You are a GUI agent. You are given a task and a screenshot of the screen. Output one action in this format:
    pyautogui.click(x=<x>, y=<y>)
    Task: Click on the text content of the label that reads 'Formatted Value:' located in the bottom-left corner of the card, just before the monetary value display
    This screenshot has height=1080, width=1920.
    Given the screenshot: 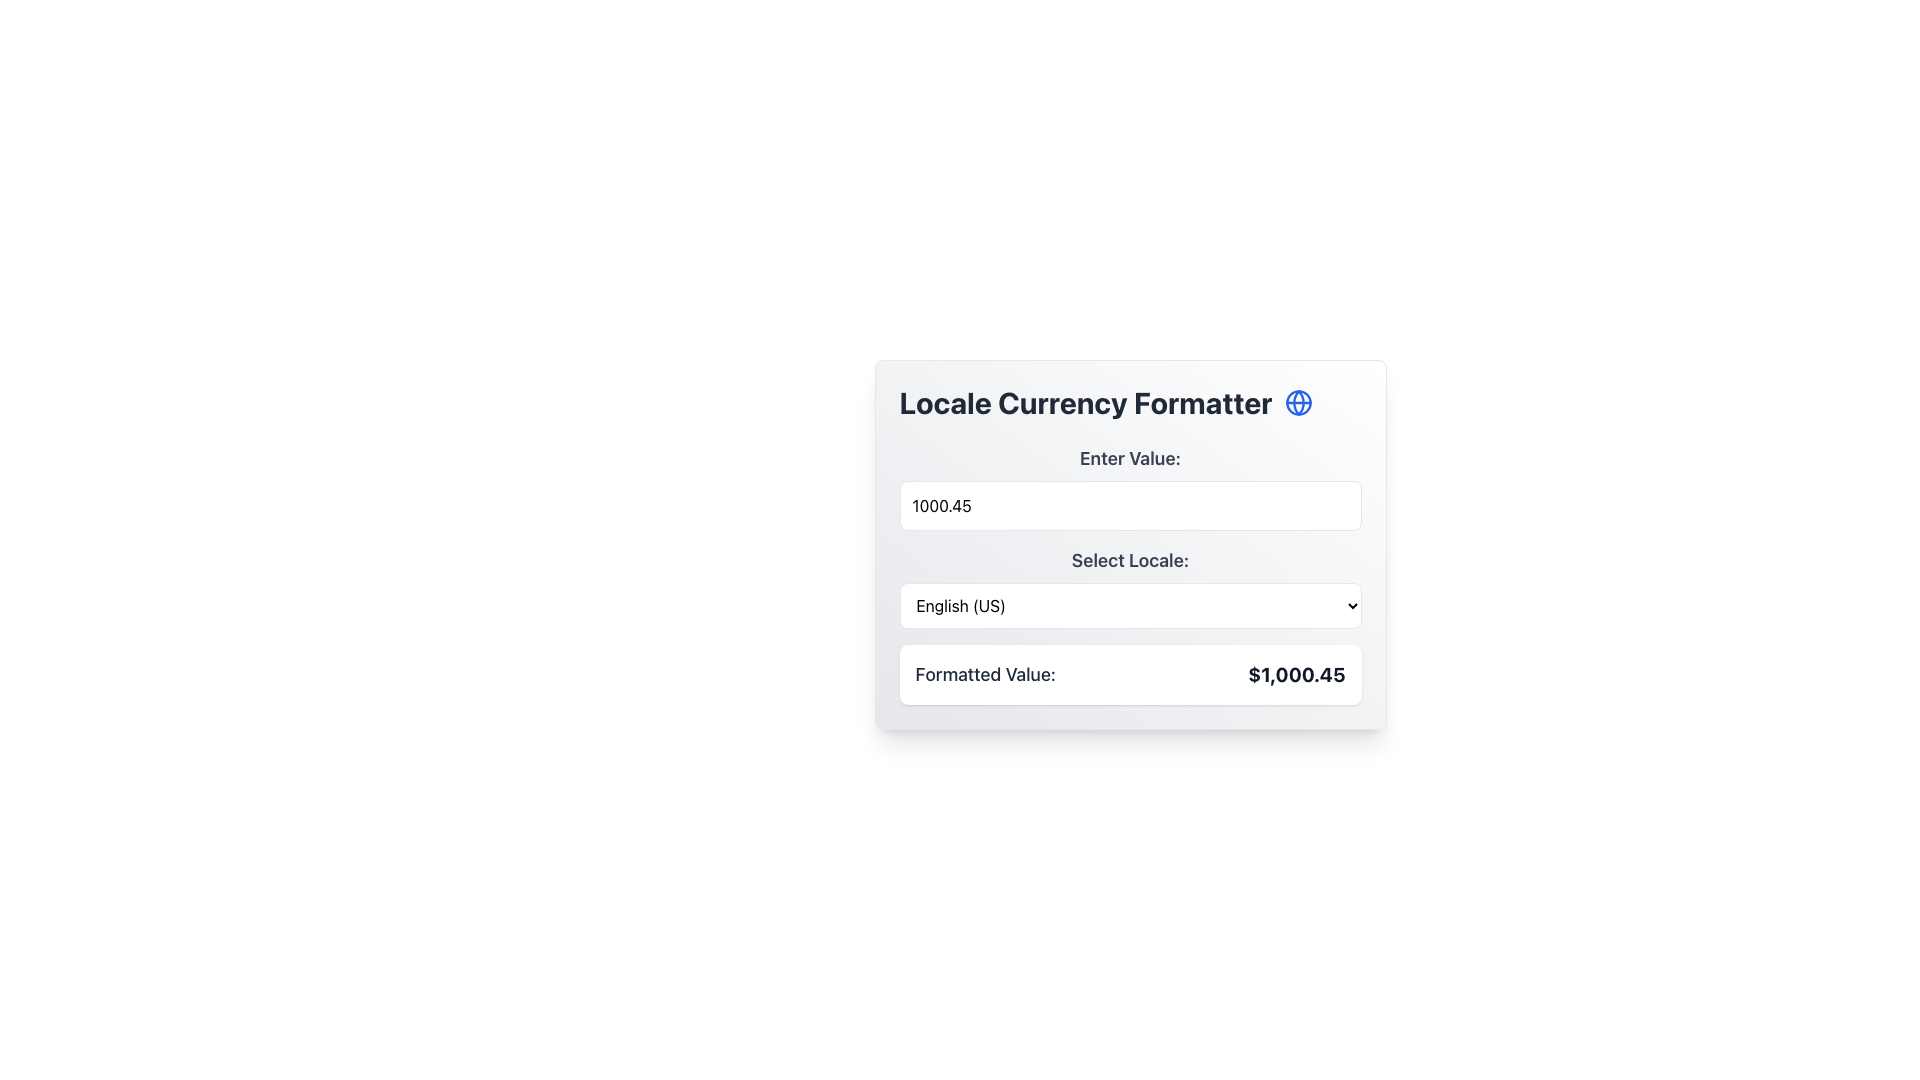 What is the action you would take?
    pyautogui.click(x=985, y=675)
    